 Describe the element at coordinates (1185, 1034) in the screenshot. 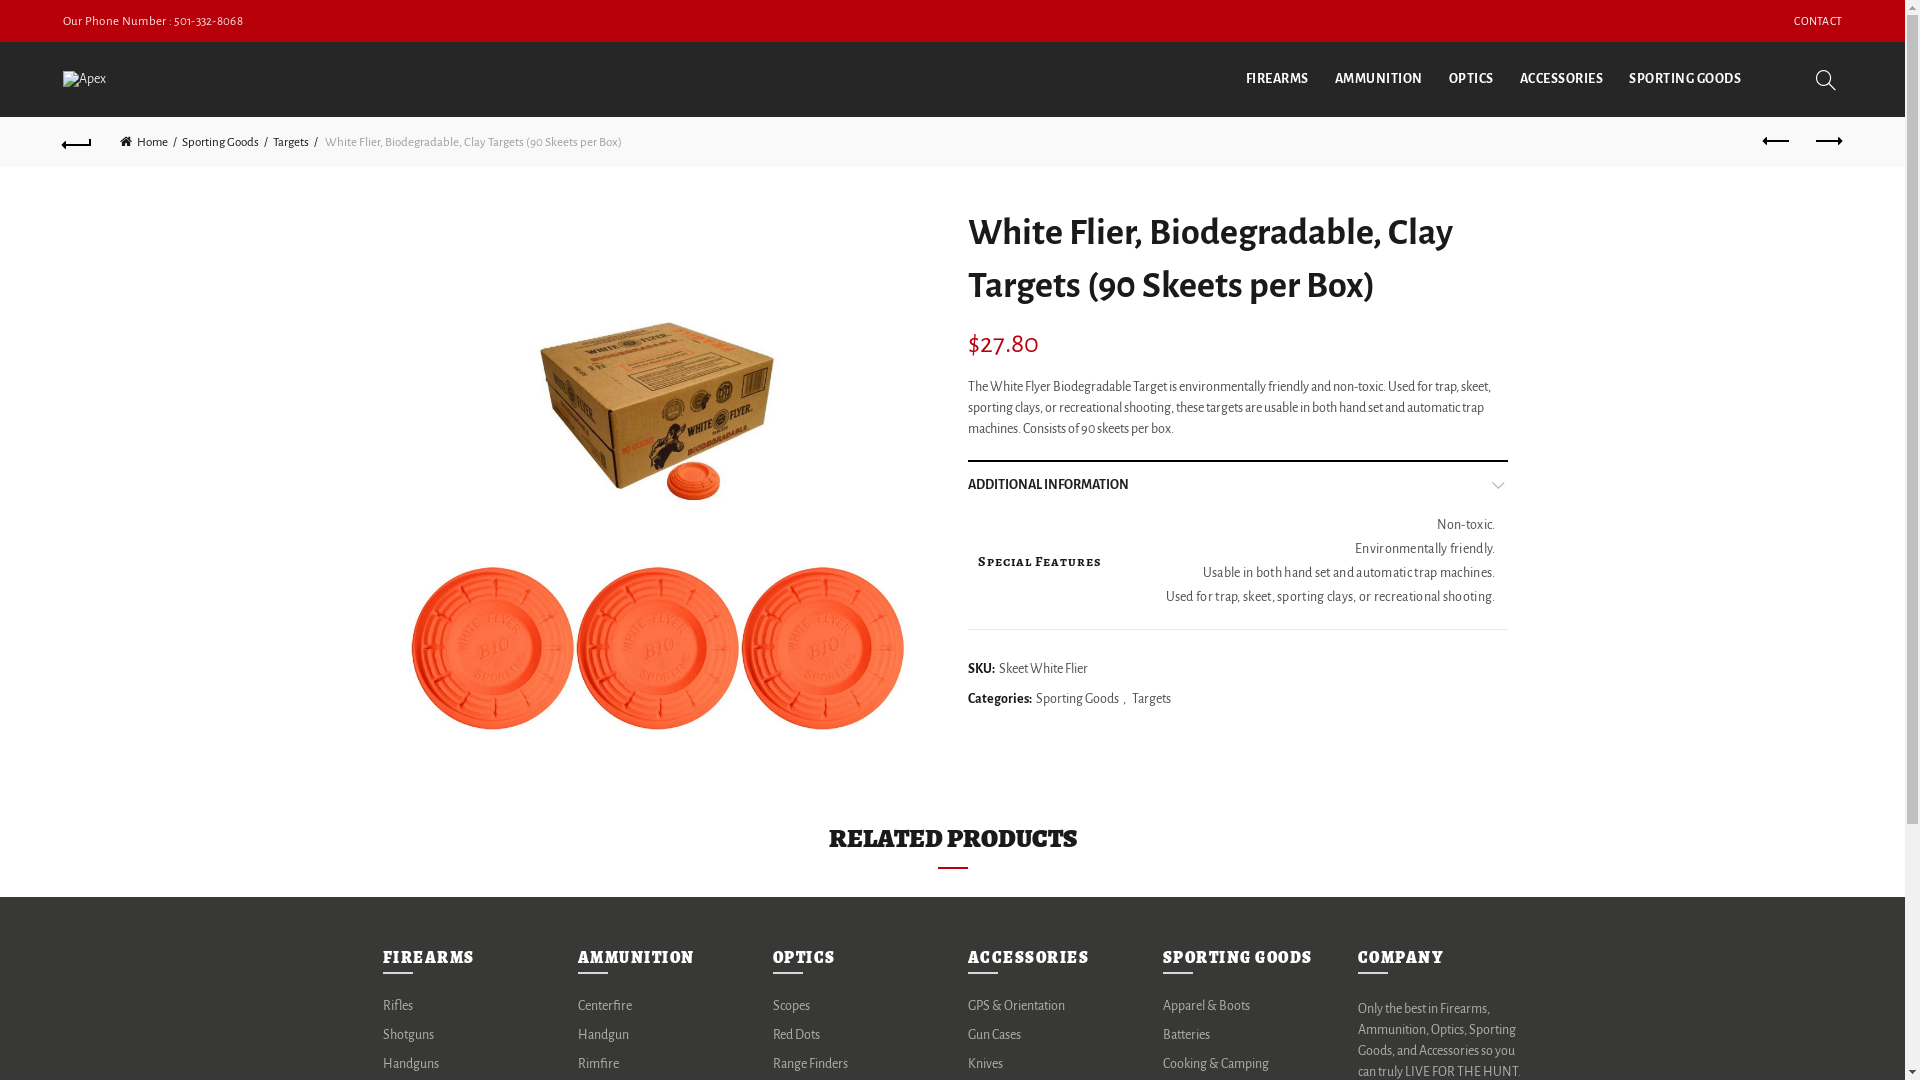

I see `'Batteries'` at that location.